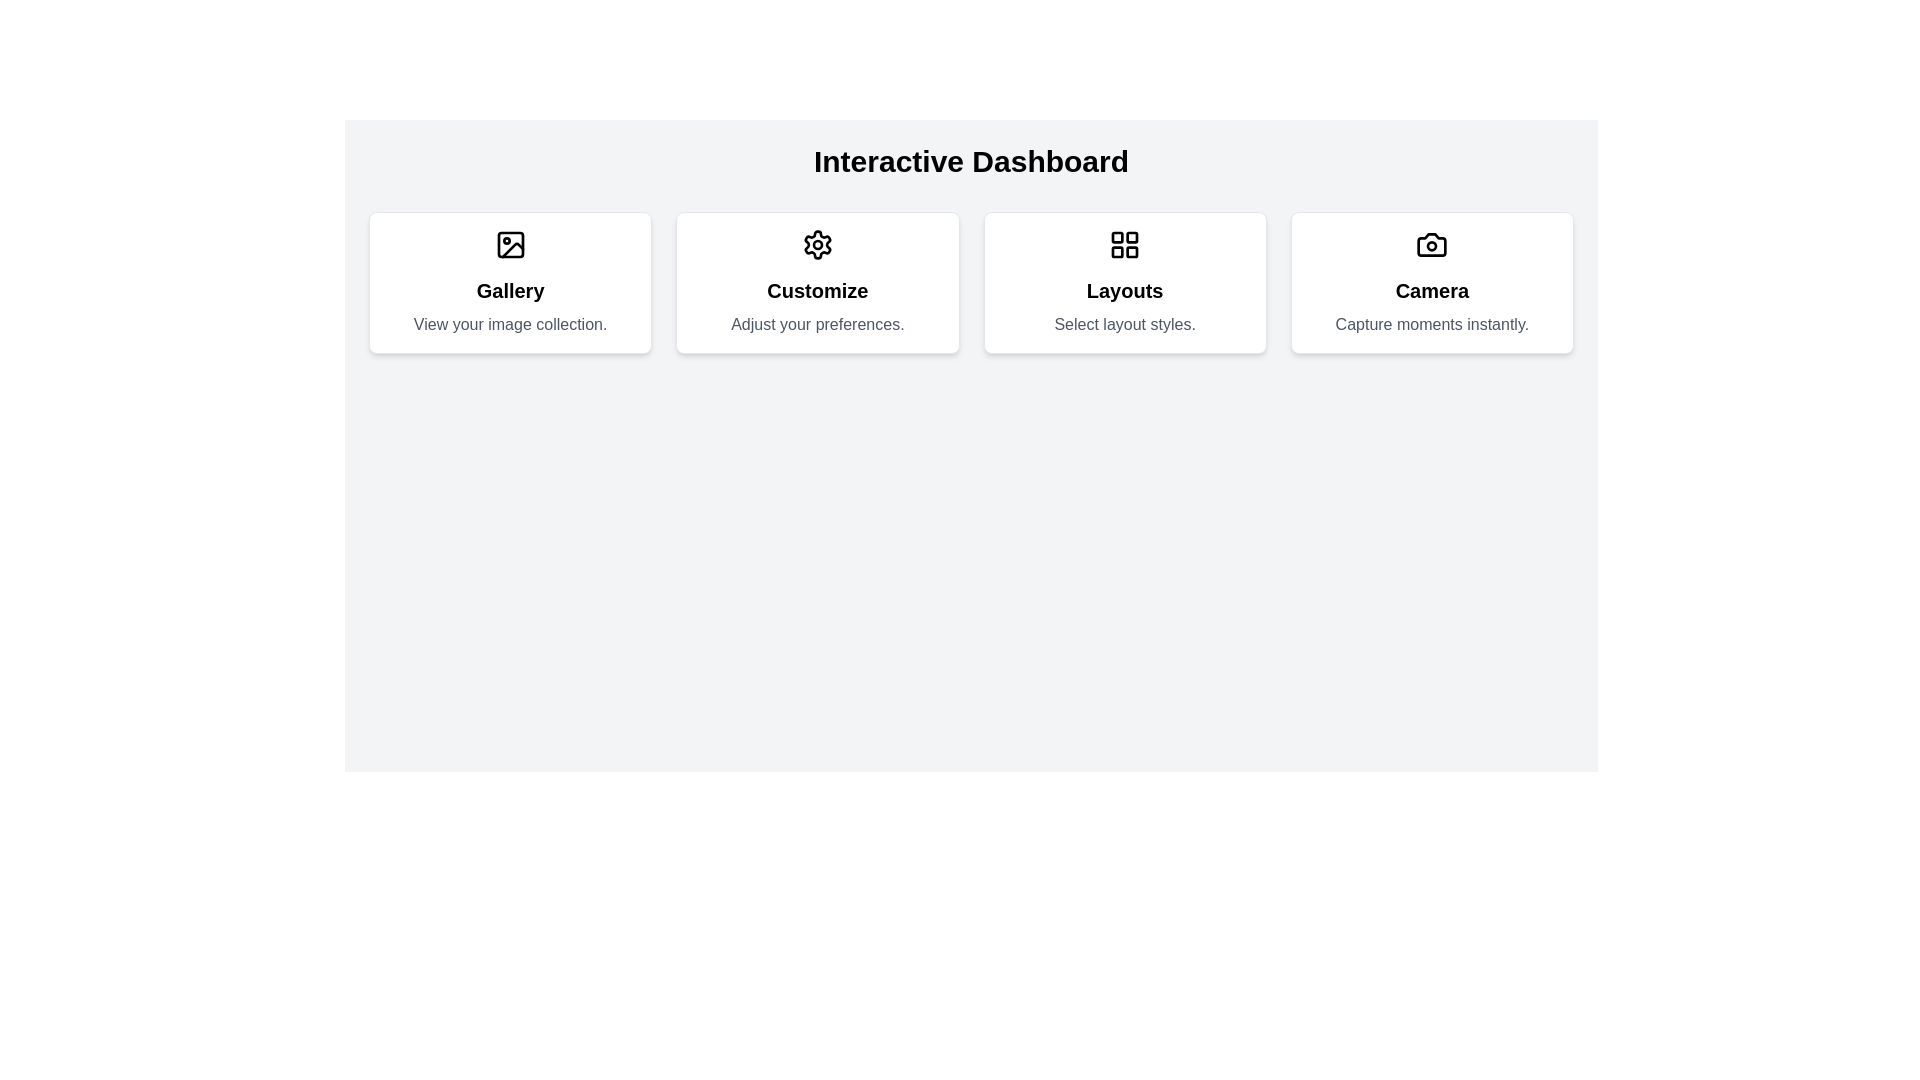 The width and height of the screenshot is (1920, 1080). What do you see at coordinates (510, 282) in the screenshot?
I see `the navigation card for accessing the image gallery, which is the first card in a grid layout positioned in the top-left corner of the interface` at bounding box center [510, 282].